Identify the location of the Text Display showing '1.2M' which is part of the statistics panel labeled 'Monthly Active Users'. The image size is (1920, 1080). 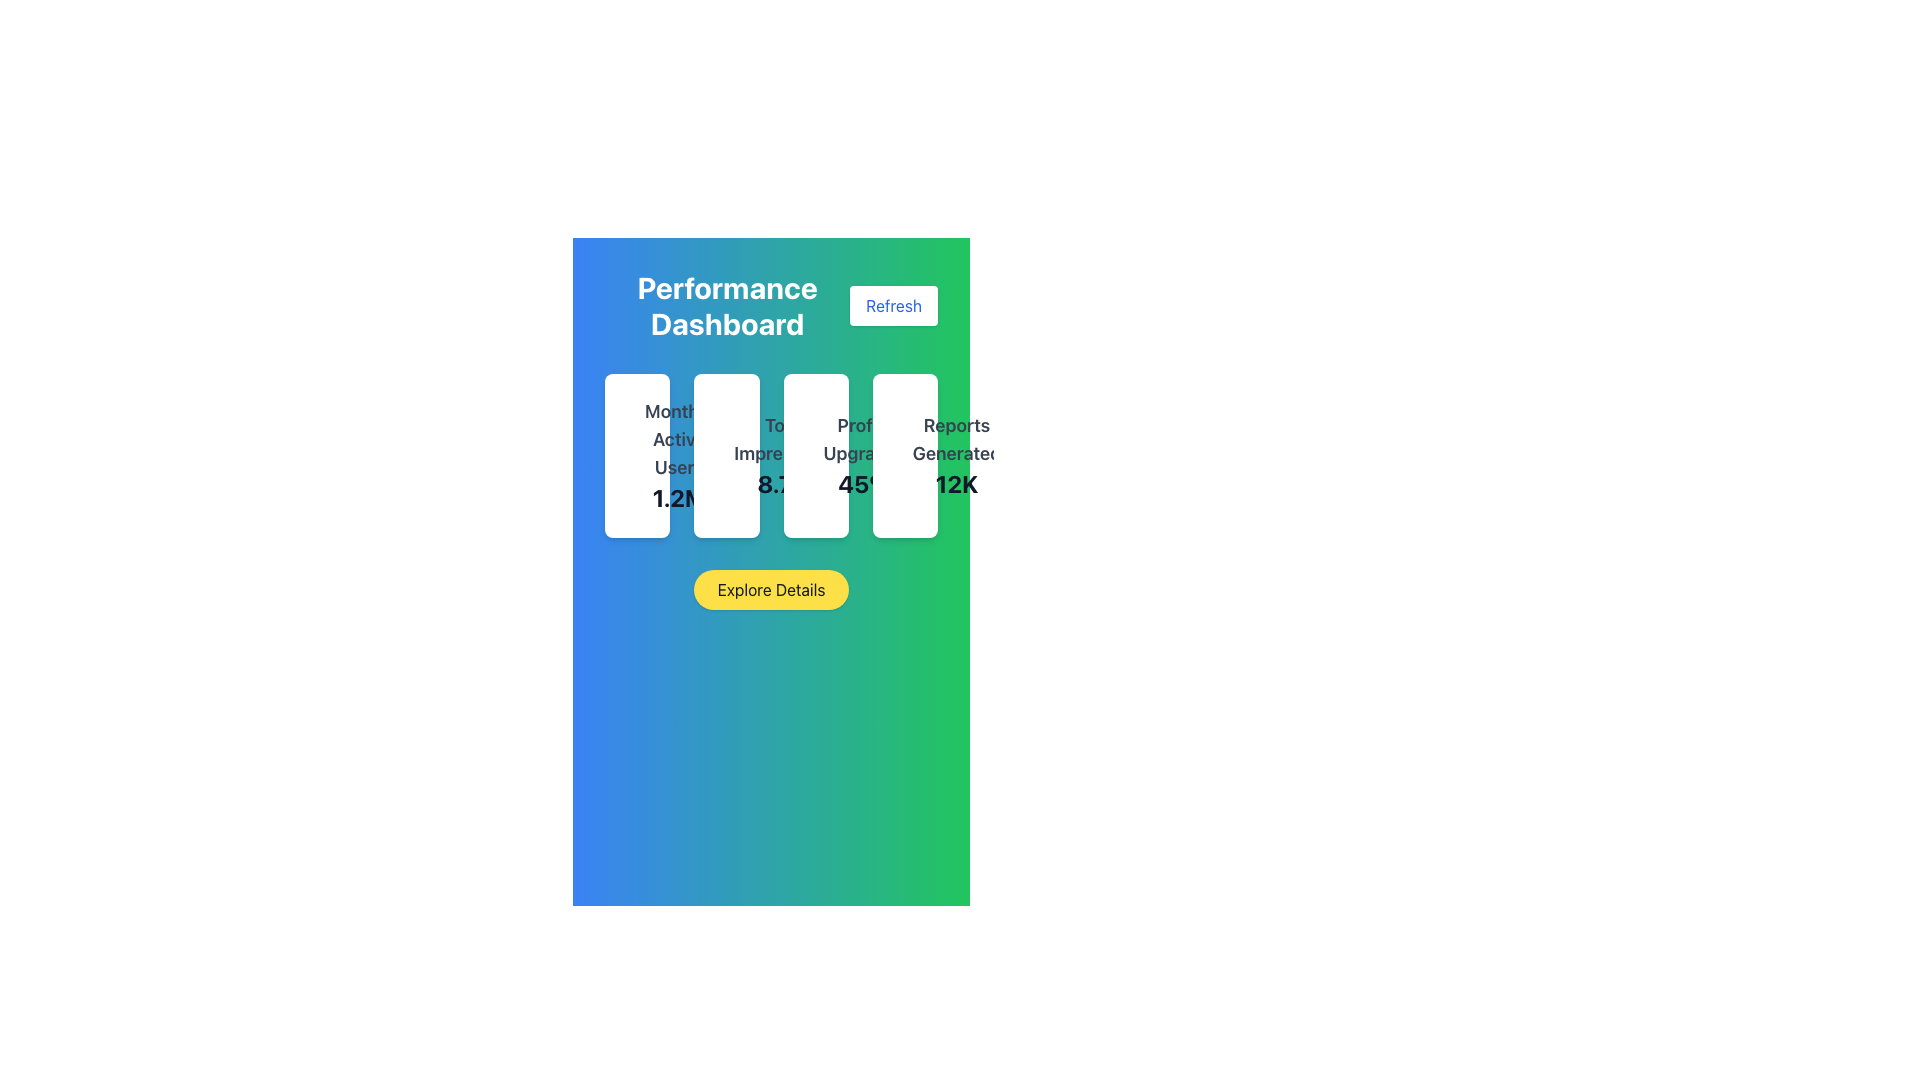
(679, 496).